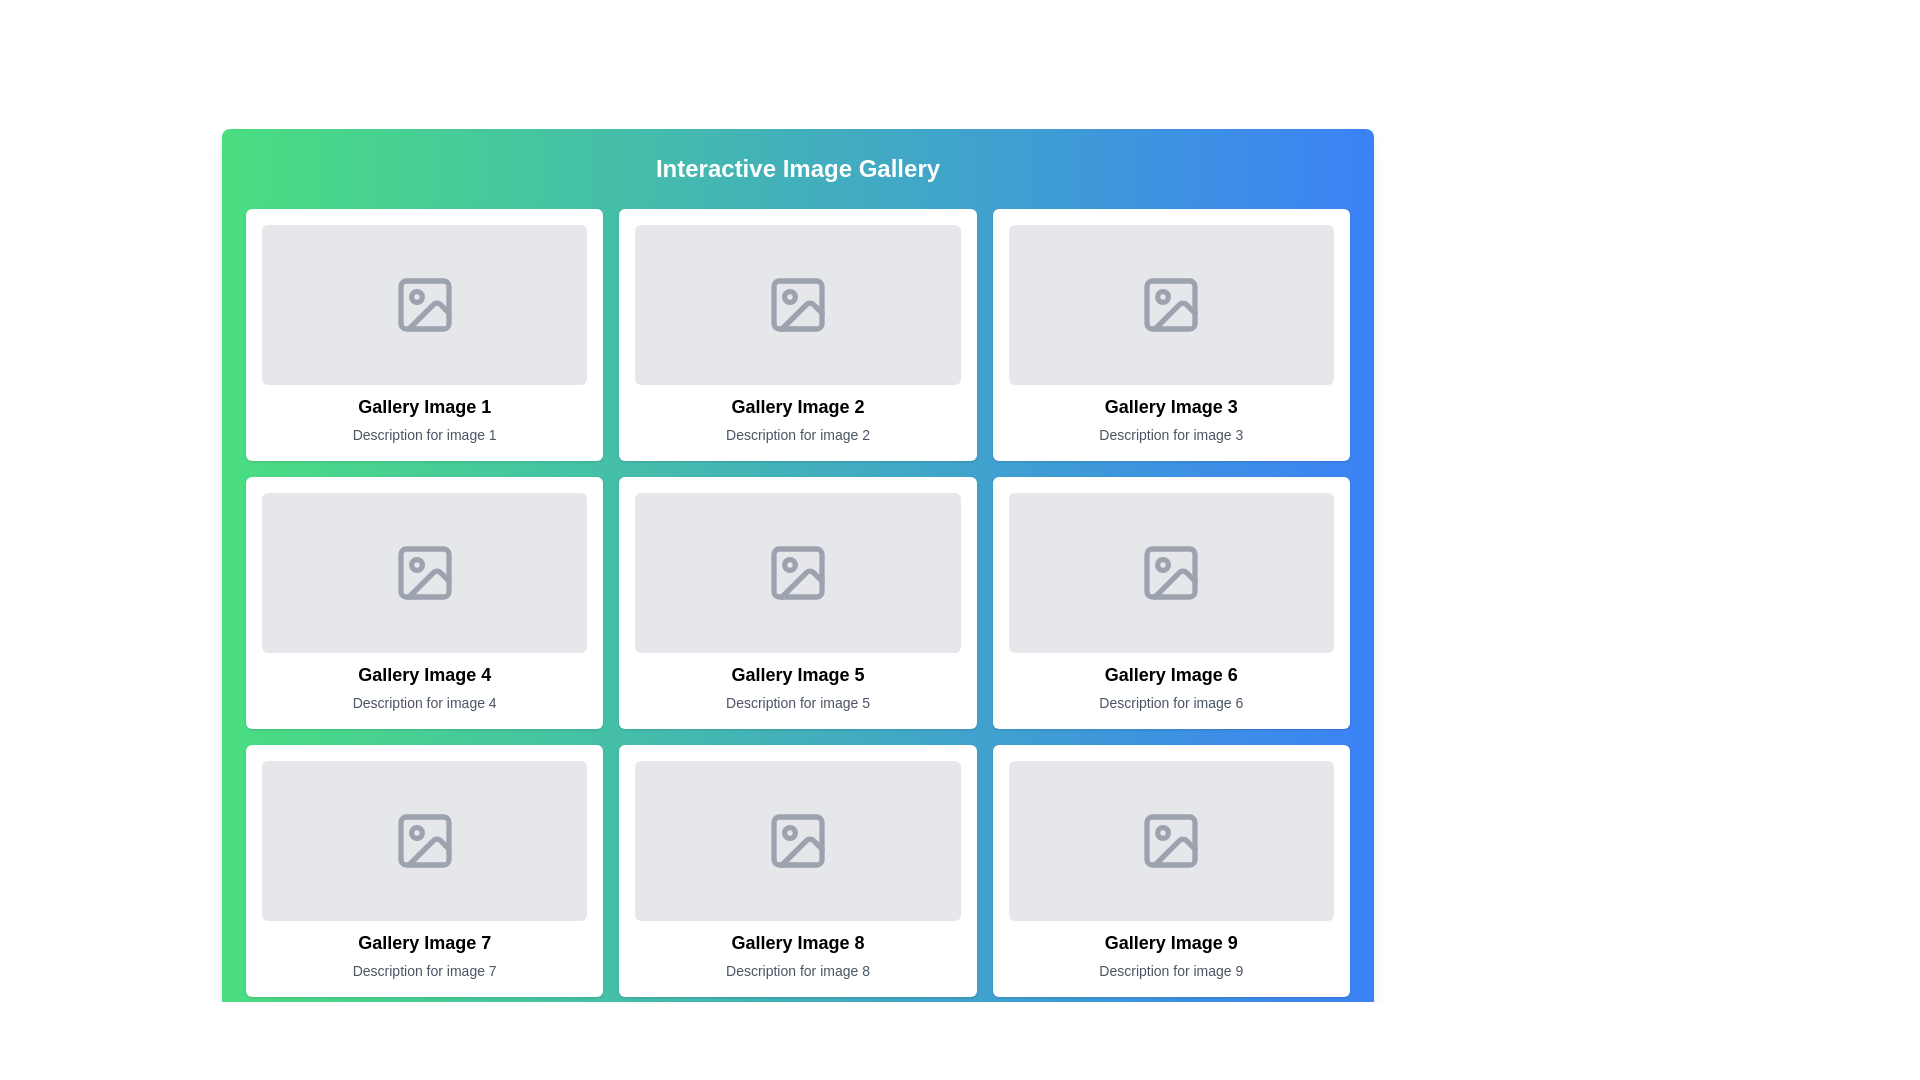  What do you see at coordinates (796, 573) in the screenshot?
I see `the icon resembling a stylized image placeholder located in the fifth box labeled 'Gallery Image 5' in the grid layout of the image gallery` at bounding box center [796, 573].